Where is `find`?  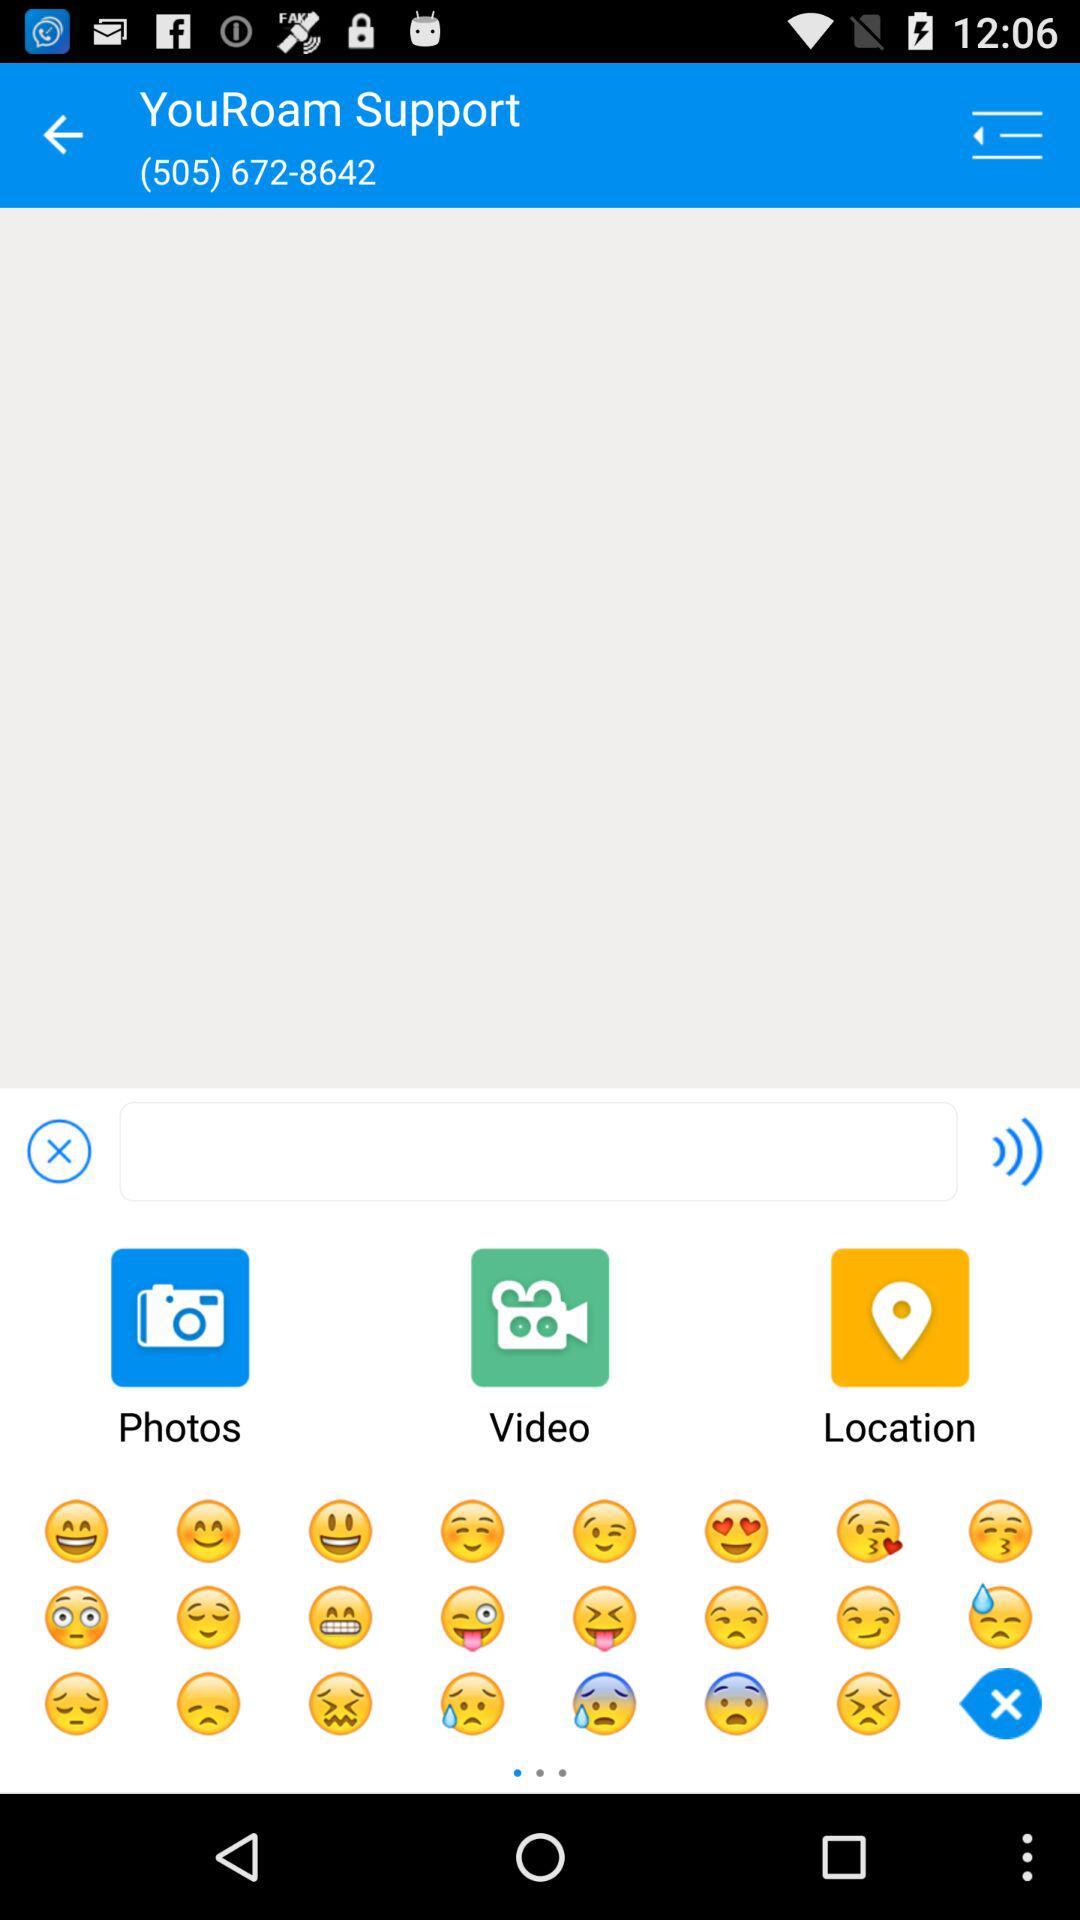 find is located at coordinates (537, 1151).